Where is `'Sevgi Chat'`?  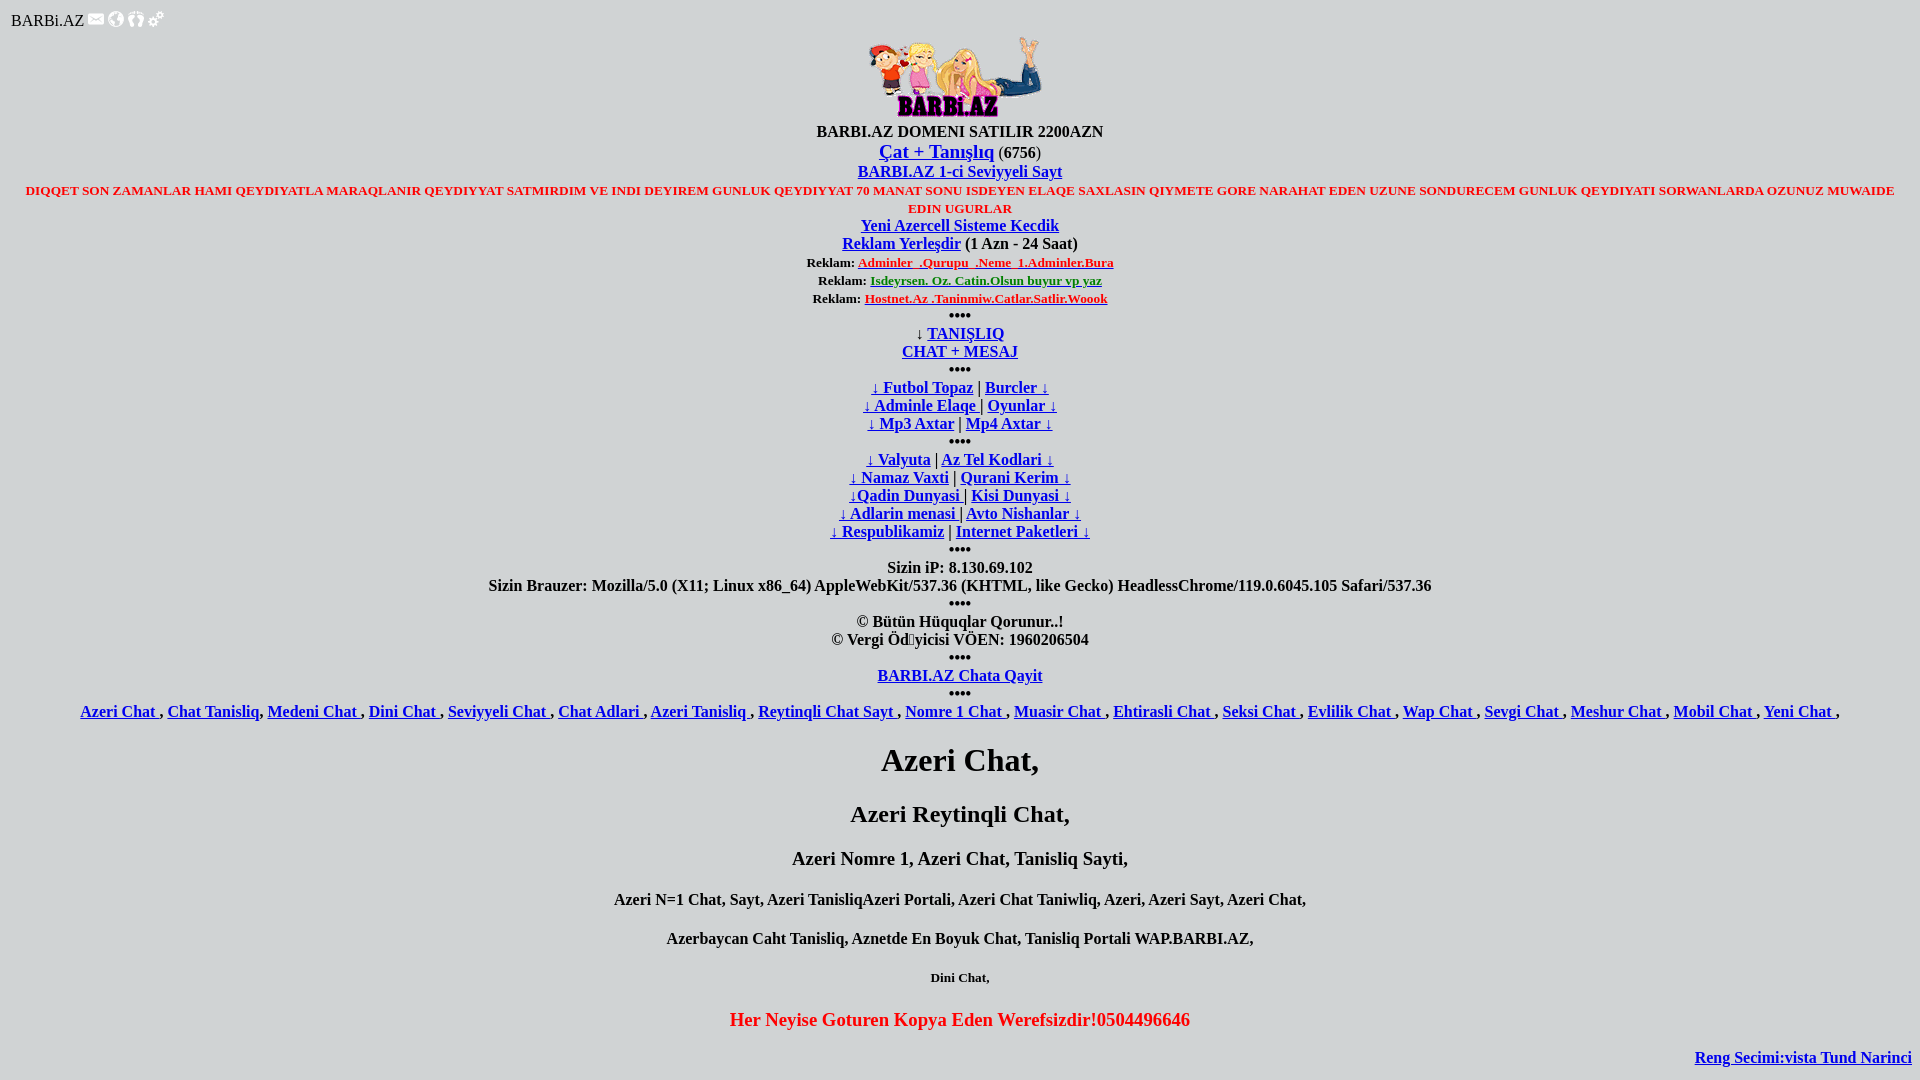 'Sevgi Chat' is located at coordinates (1522, 710).